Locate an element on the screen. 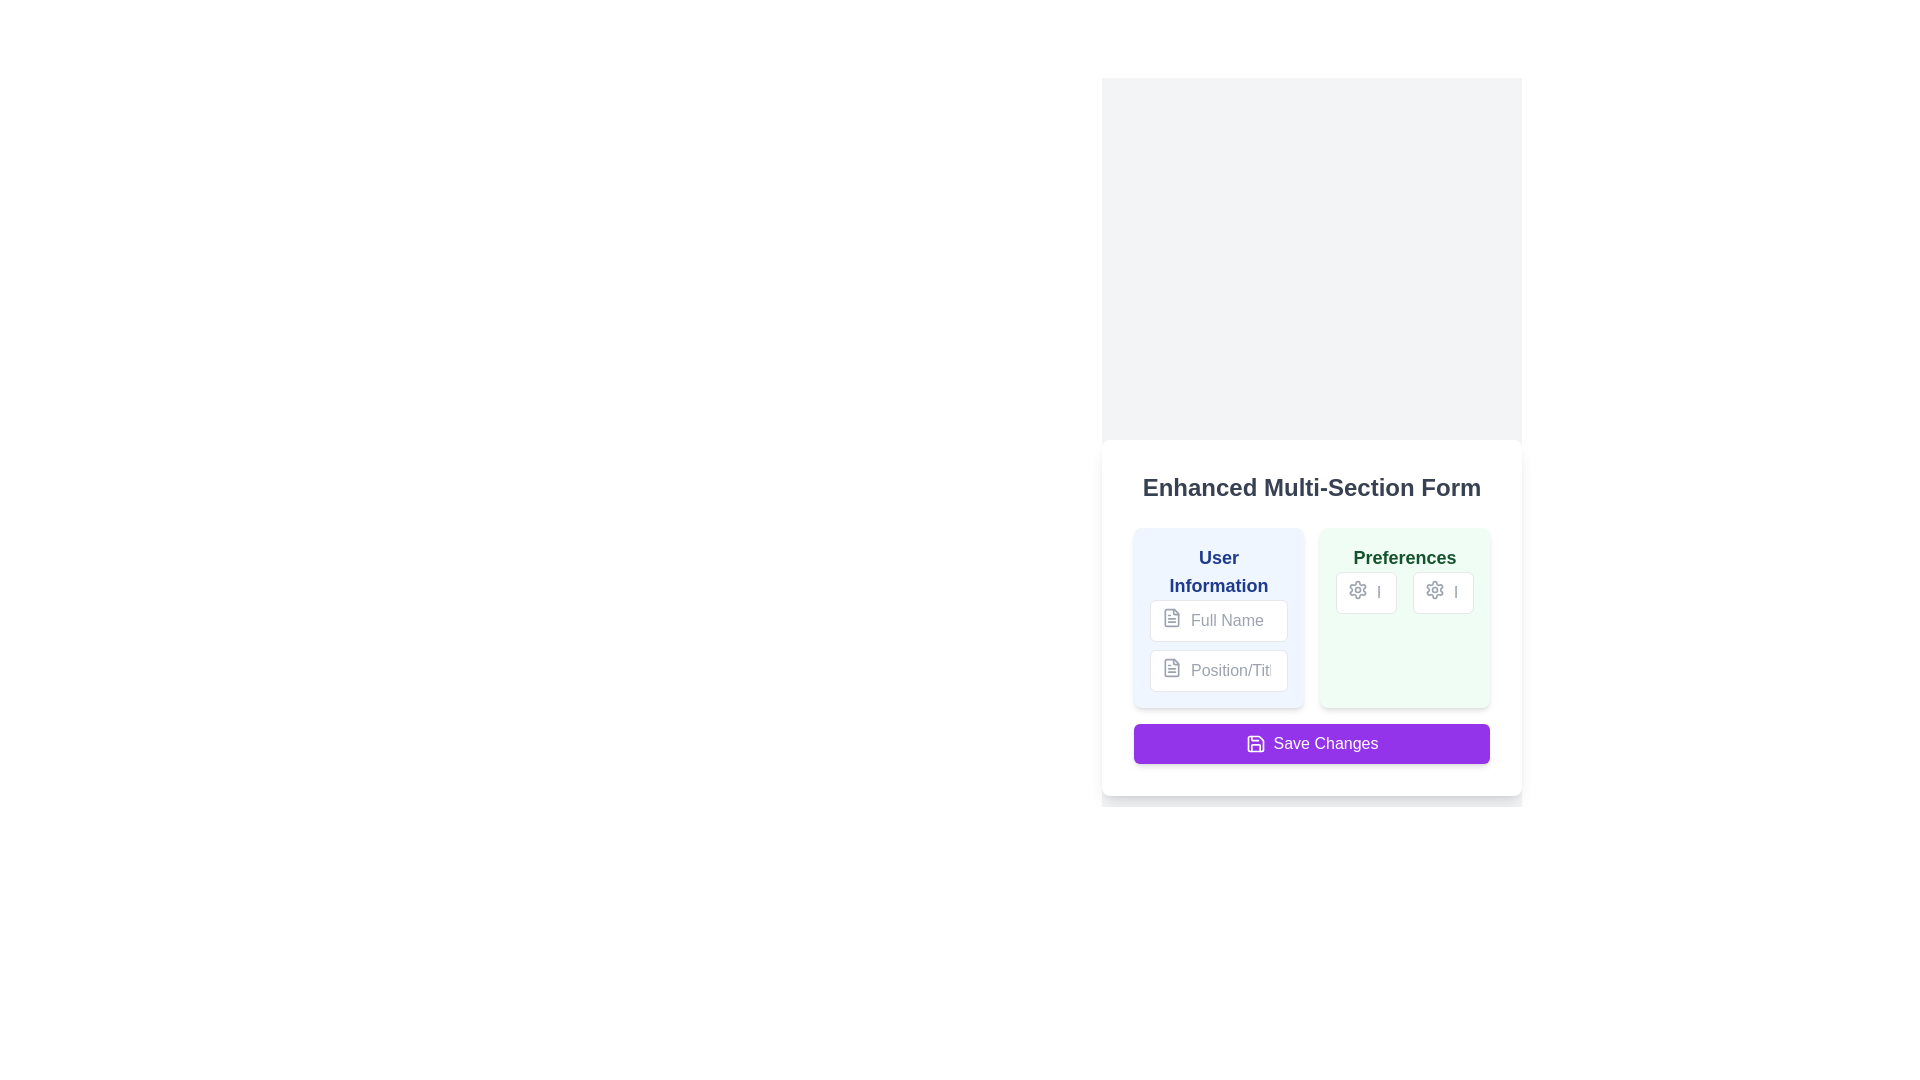 This screenshot has width=1920, height=1080. the informational display group that shows the user's full name and position in the 'User Information' section is located at coordinates (1218, 645).